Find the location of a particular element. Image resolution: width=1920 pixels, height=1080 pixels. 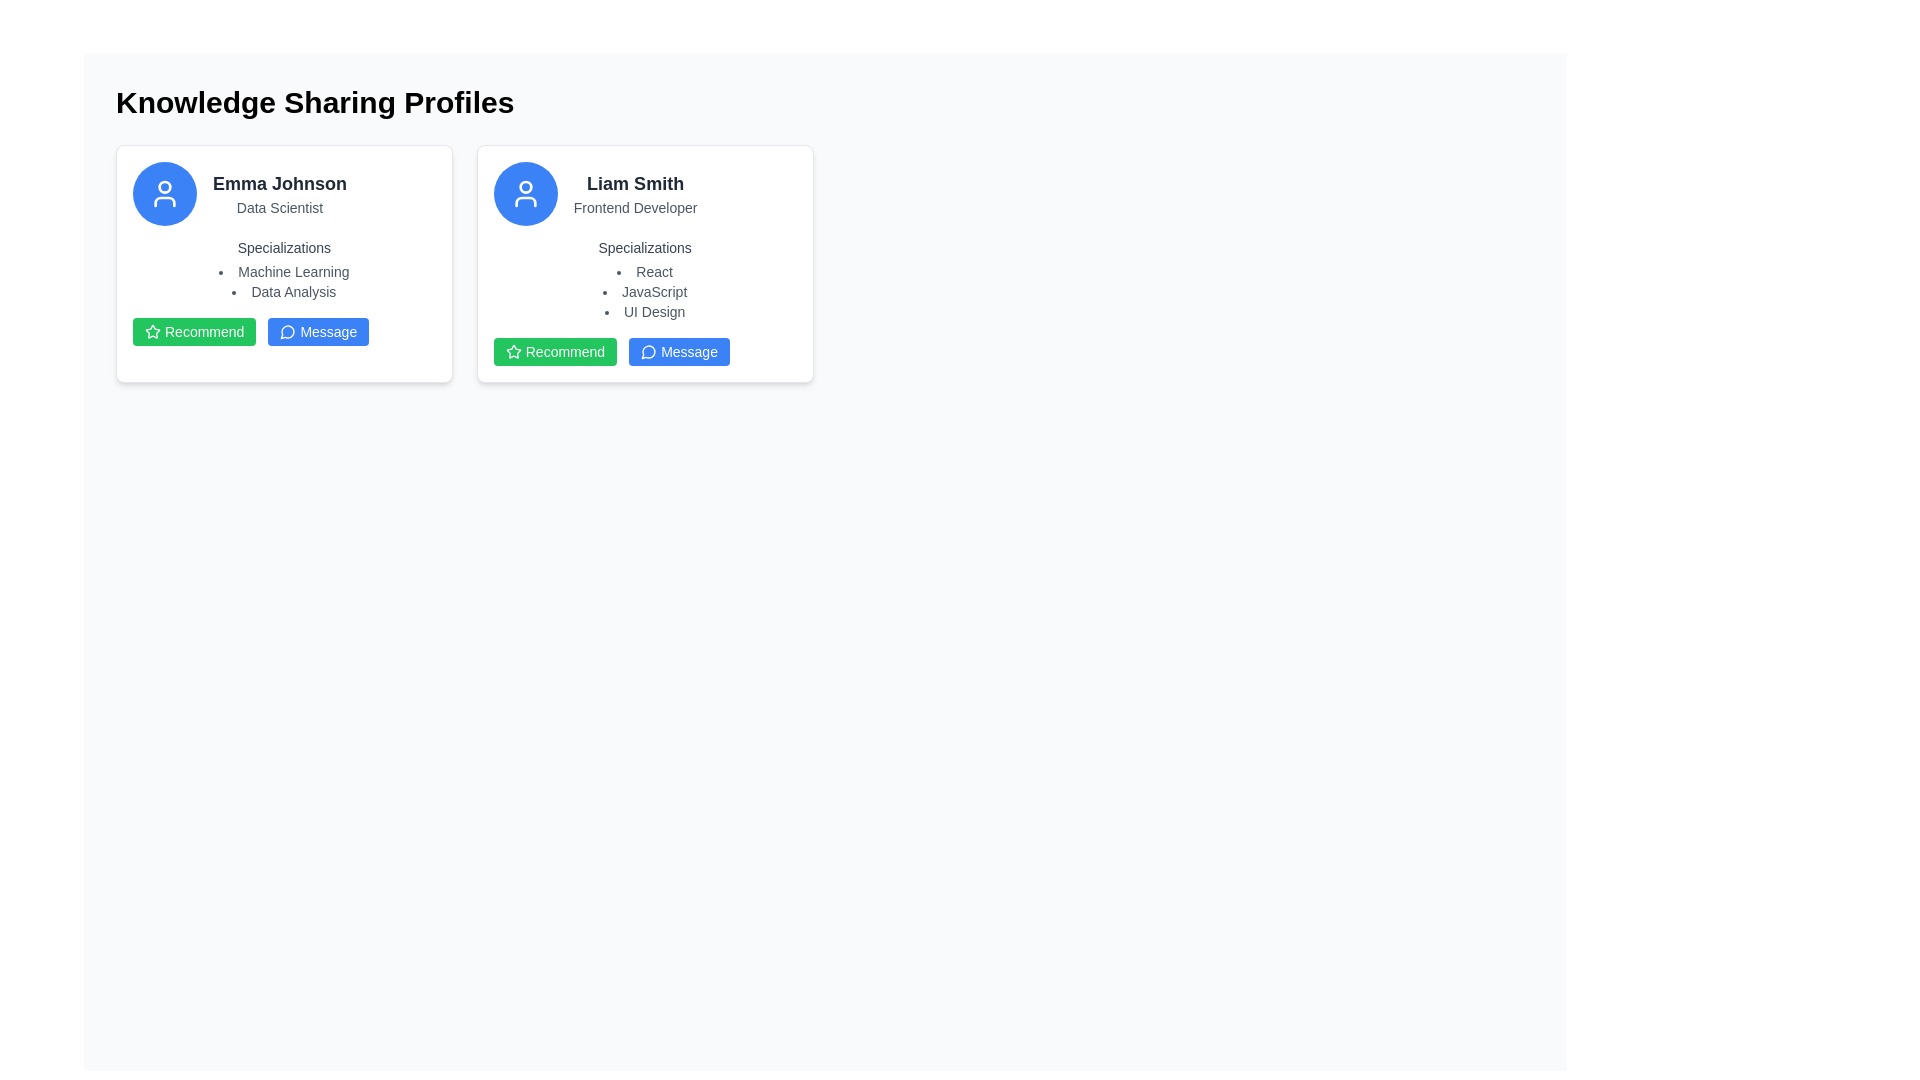

the messaging button located to the right of the green 'Recommend' button to change its background color to a darker blue is located at coordinates (317, 330).